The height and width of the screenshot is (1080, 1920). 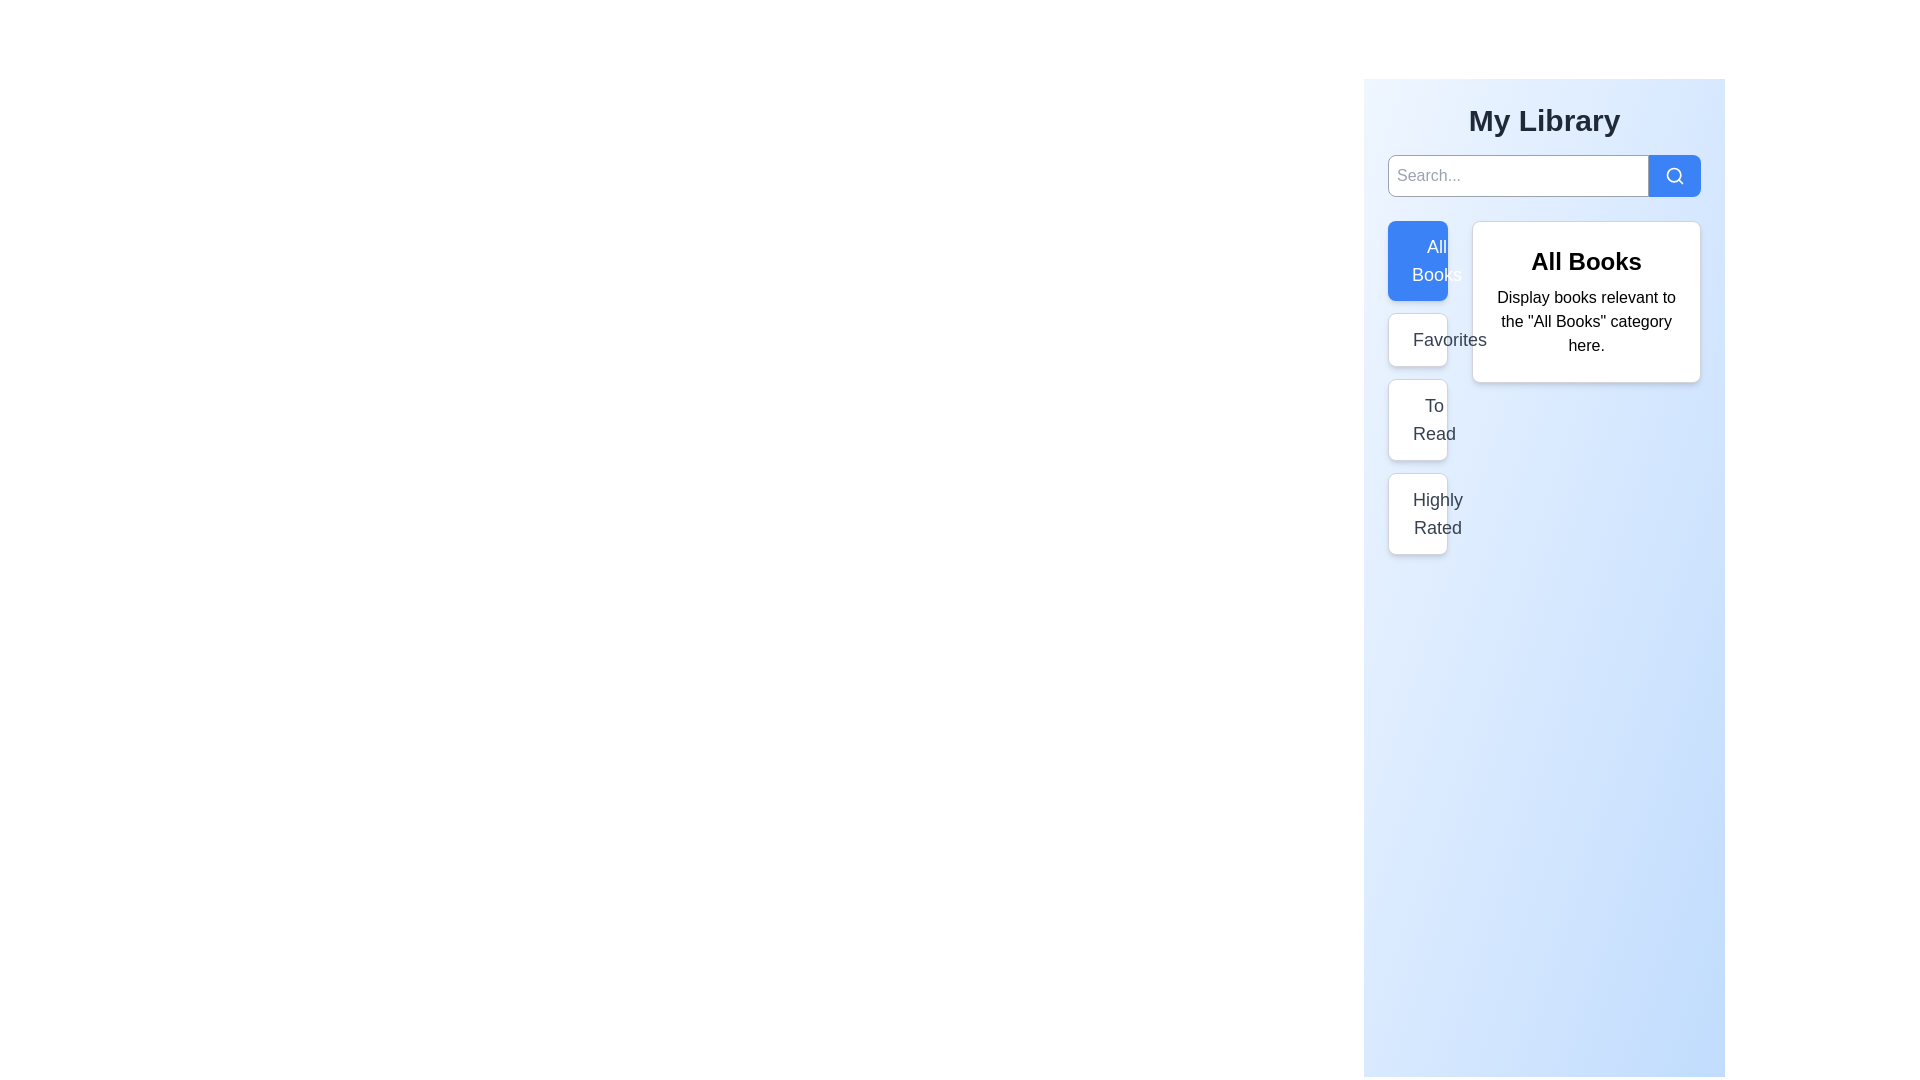 I want to click on the 'To Read' button, which is the third button, so click(x=1417, y=388).